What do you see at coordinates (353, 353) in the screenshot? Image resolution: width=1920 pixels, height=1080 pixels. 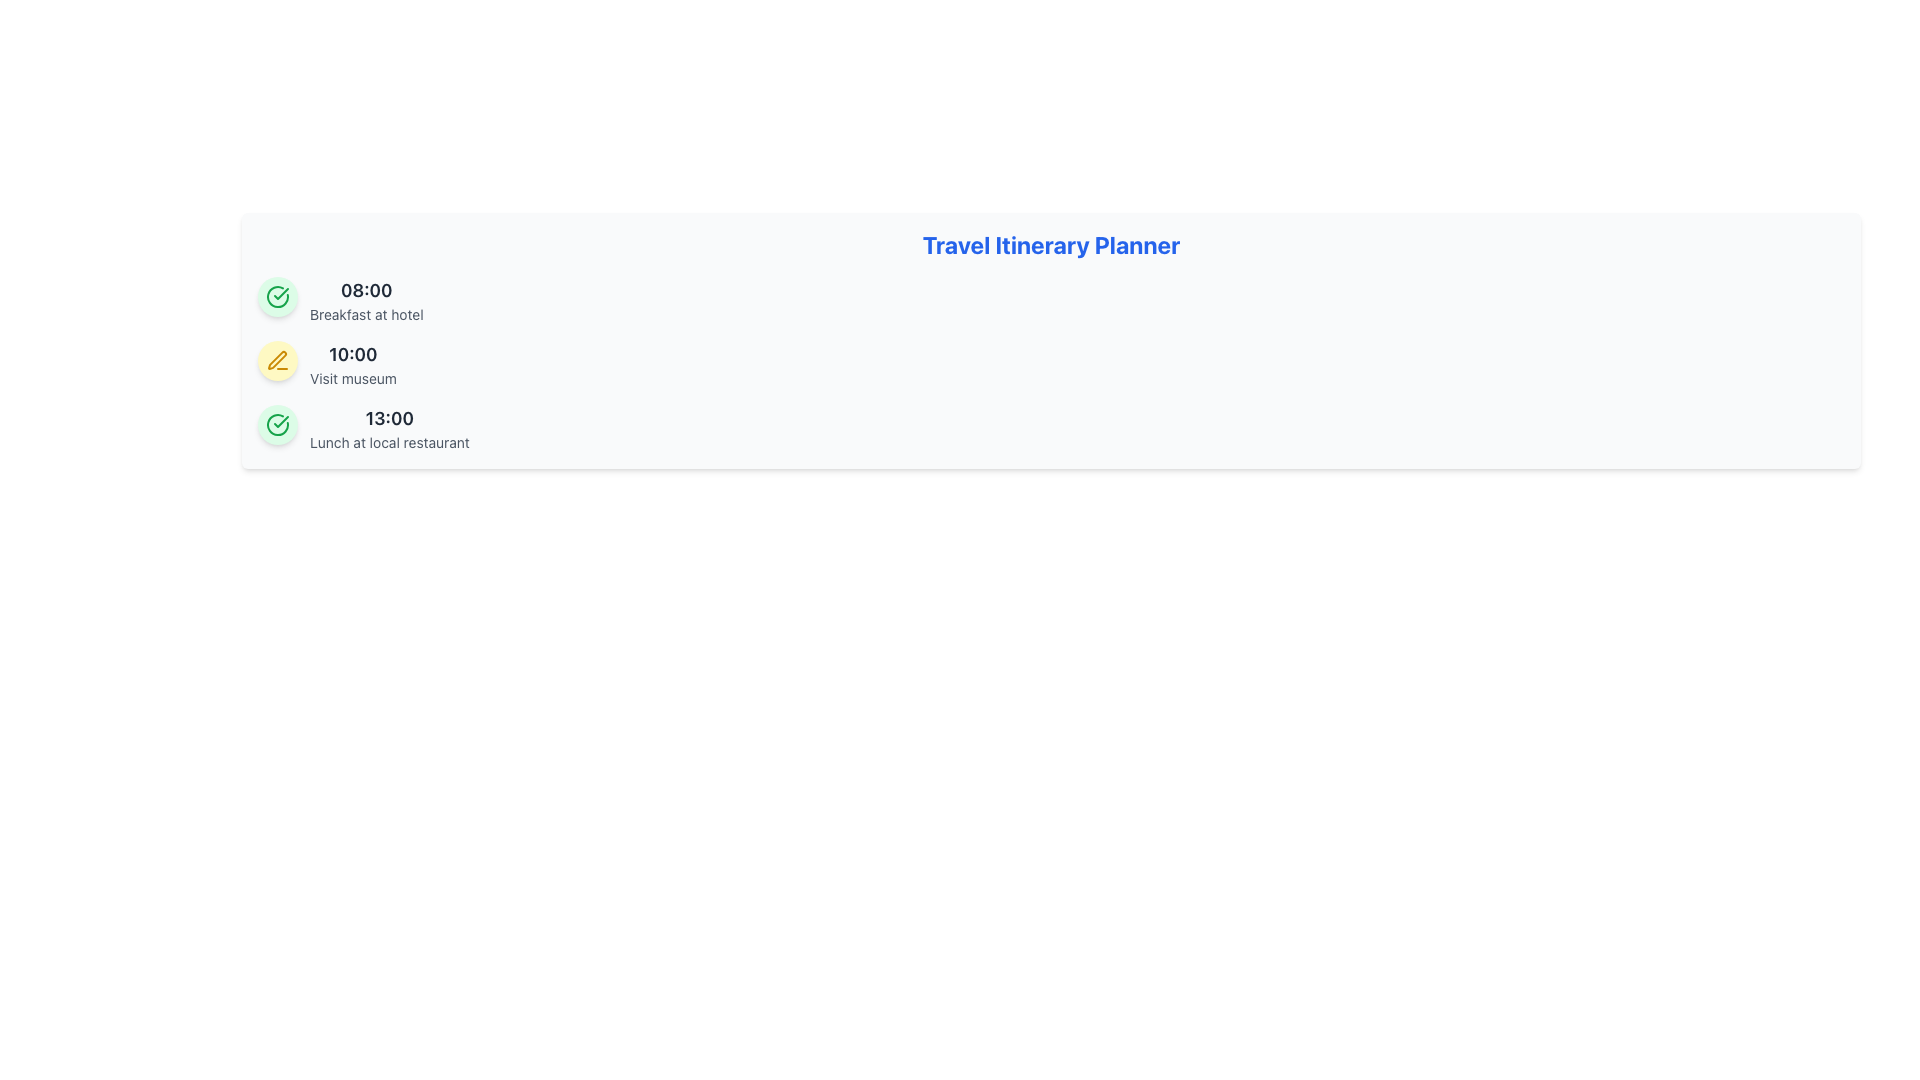 I see `the second time indicator text element which is positioned above the 'Visit museum' text in the schedule interface` at bounding box center [353, 353].